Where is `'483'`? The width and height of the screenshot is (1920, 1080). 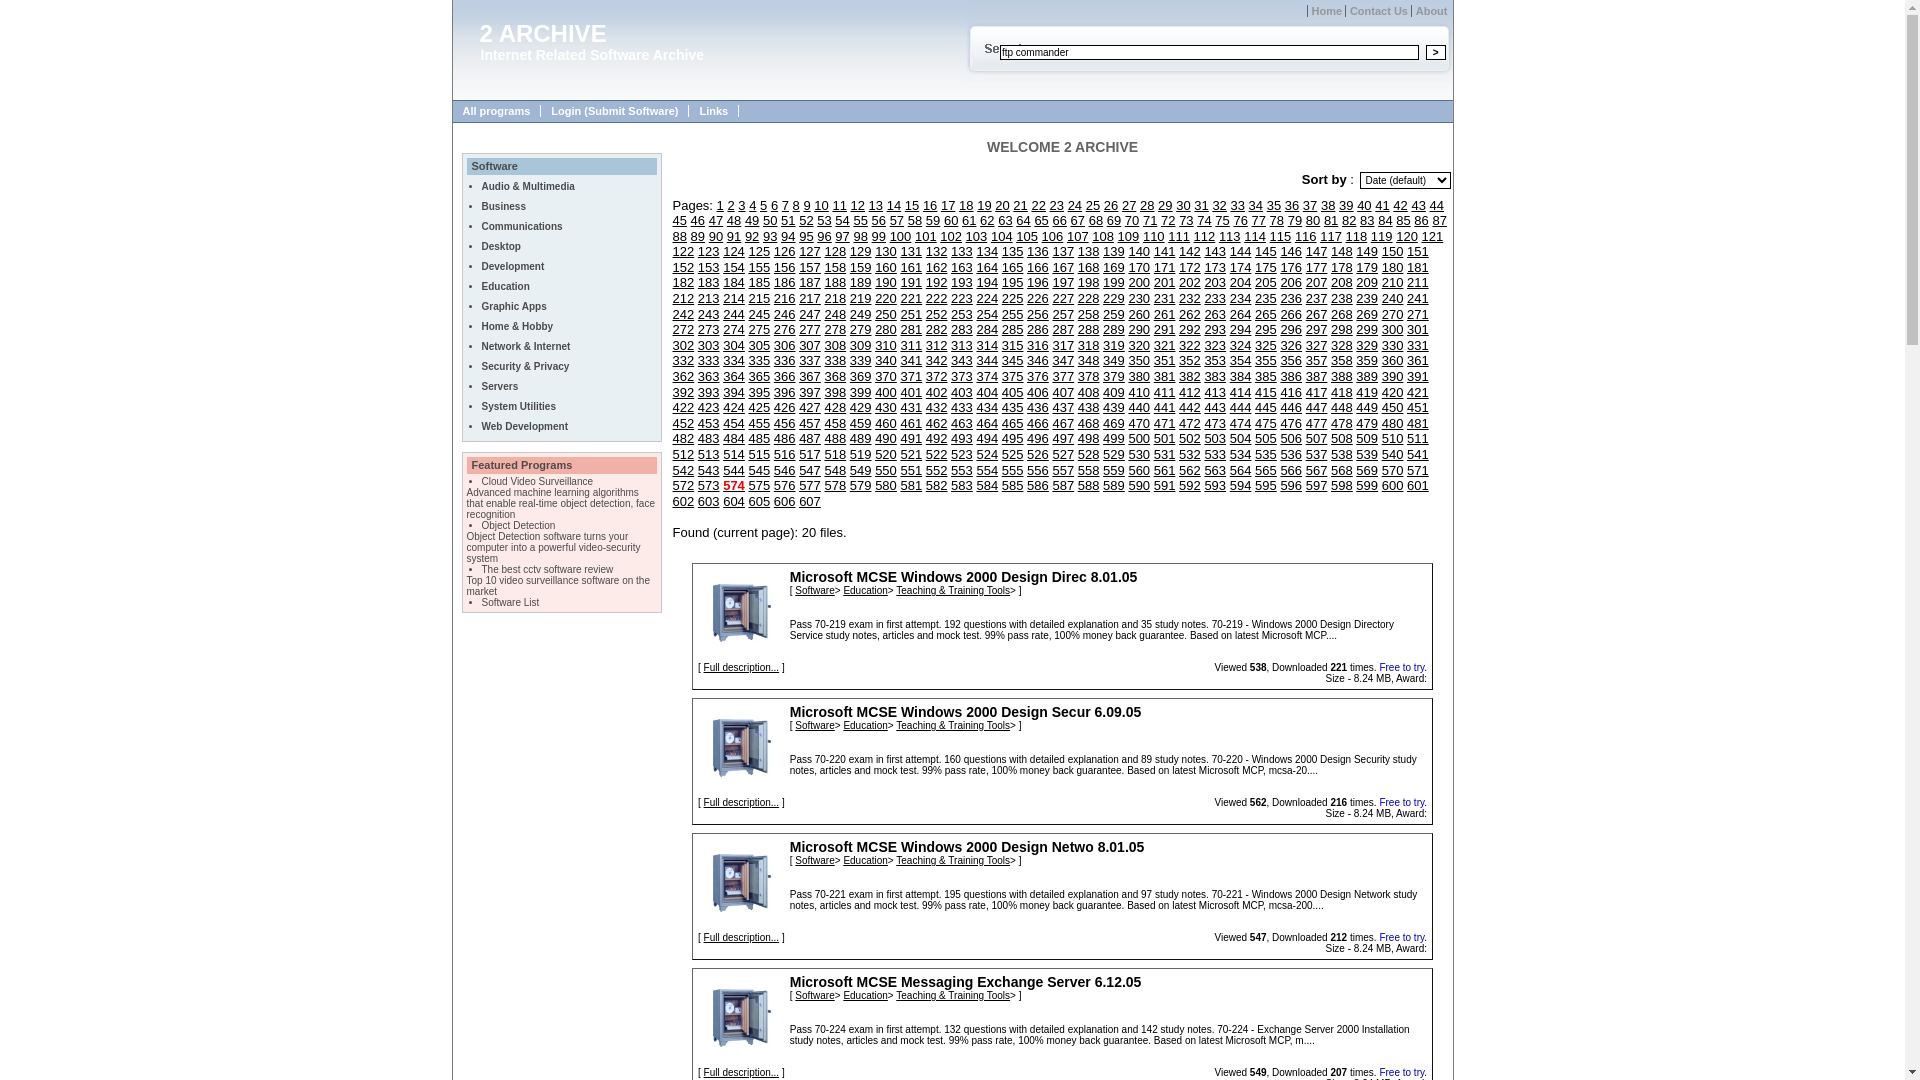 '483' is located at coordinates (709, 437).